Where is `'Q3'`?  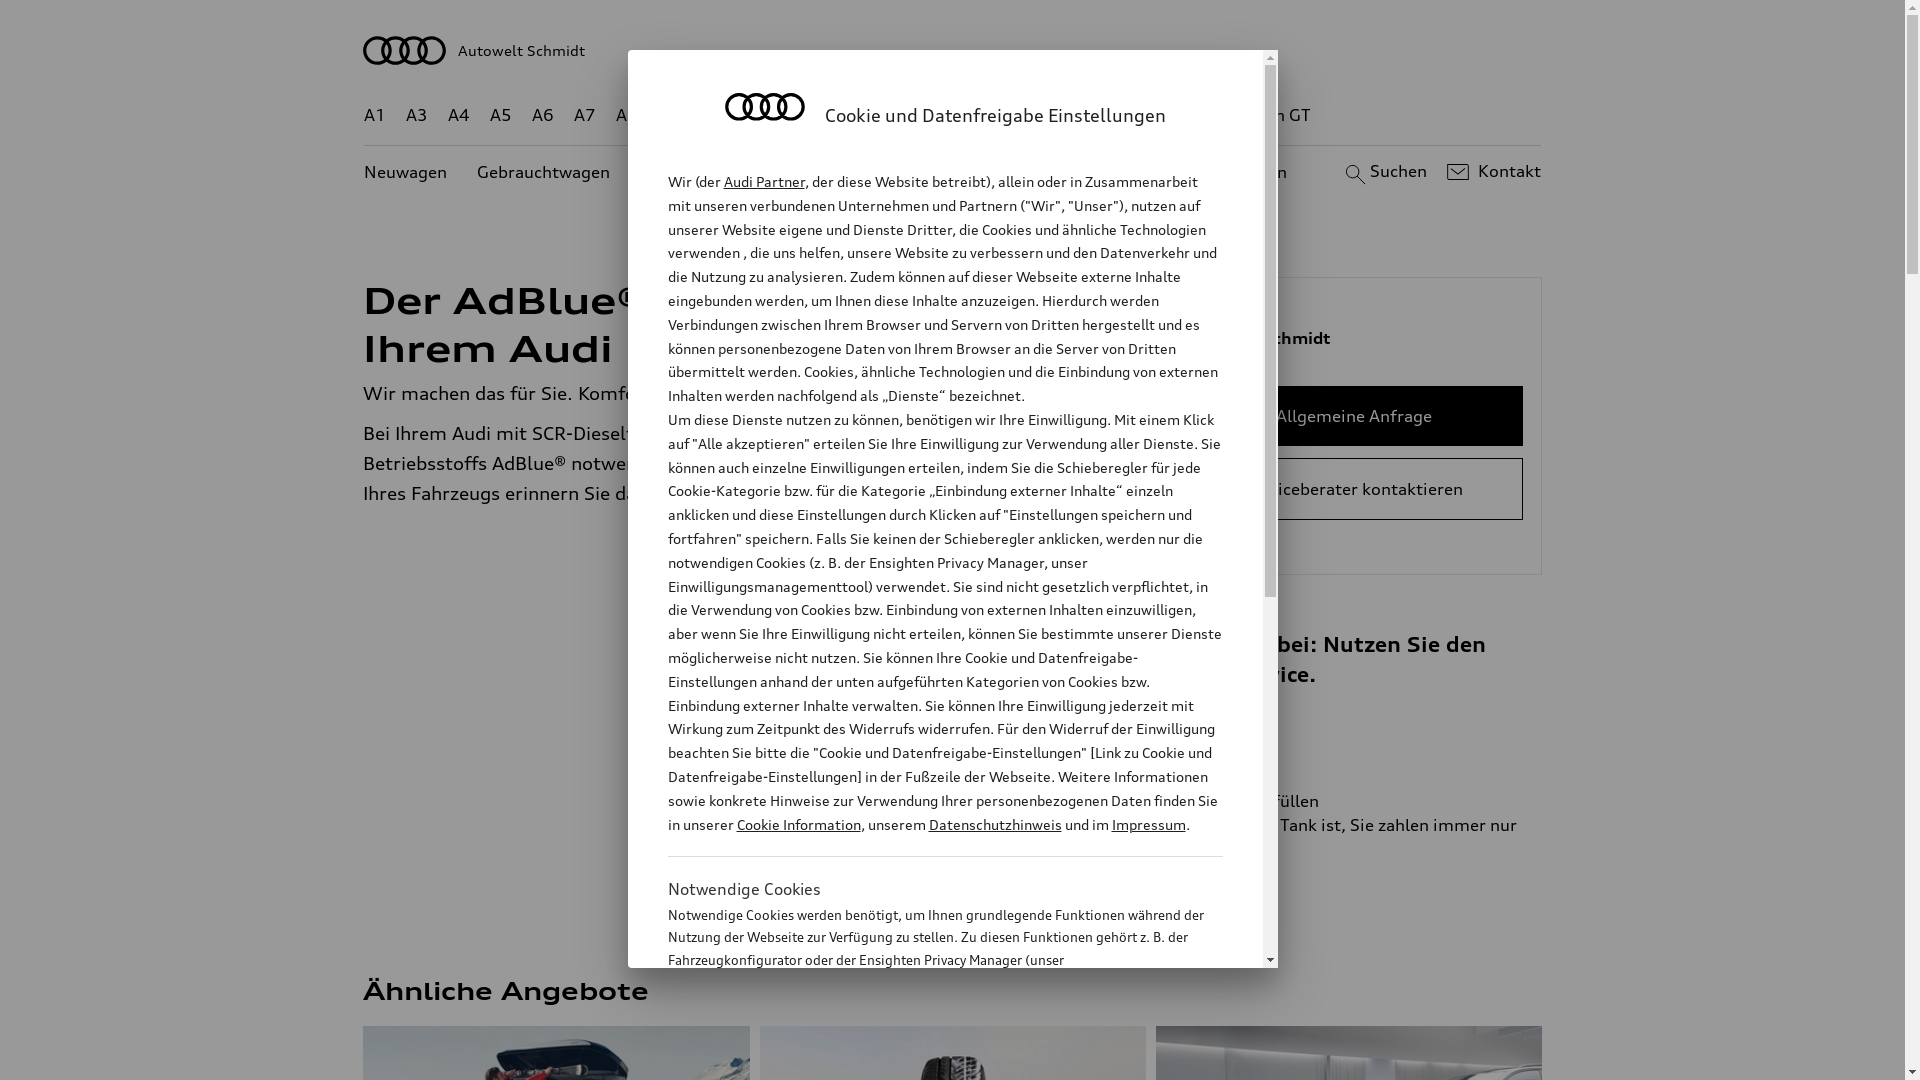
'Q3' is located at coordinates (712, 115).